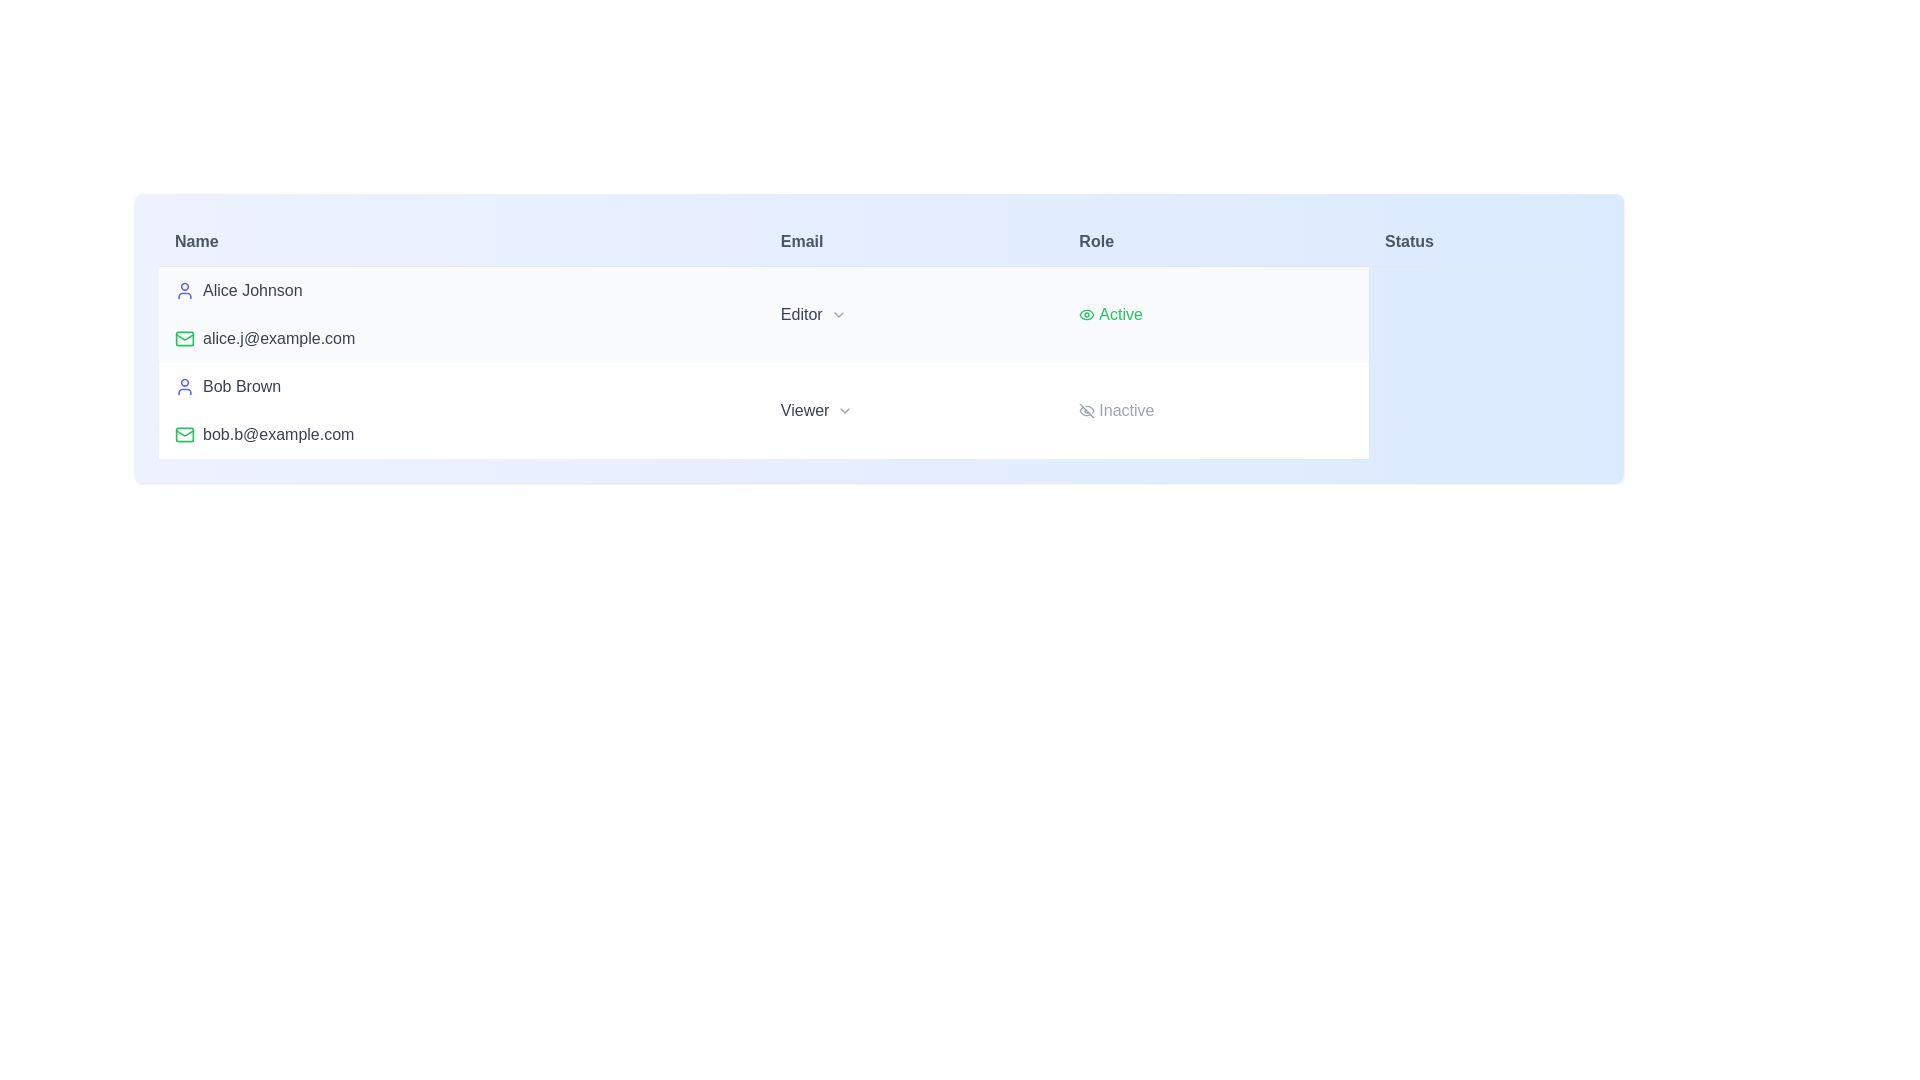 The image size is (1920, 1080). Describe the element at coordinates (185, 434) in the screenshot. I see `the envelope-shaped icon within the green mail icon located in the second row of the data table, to the left of the email address` at that location.